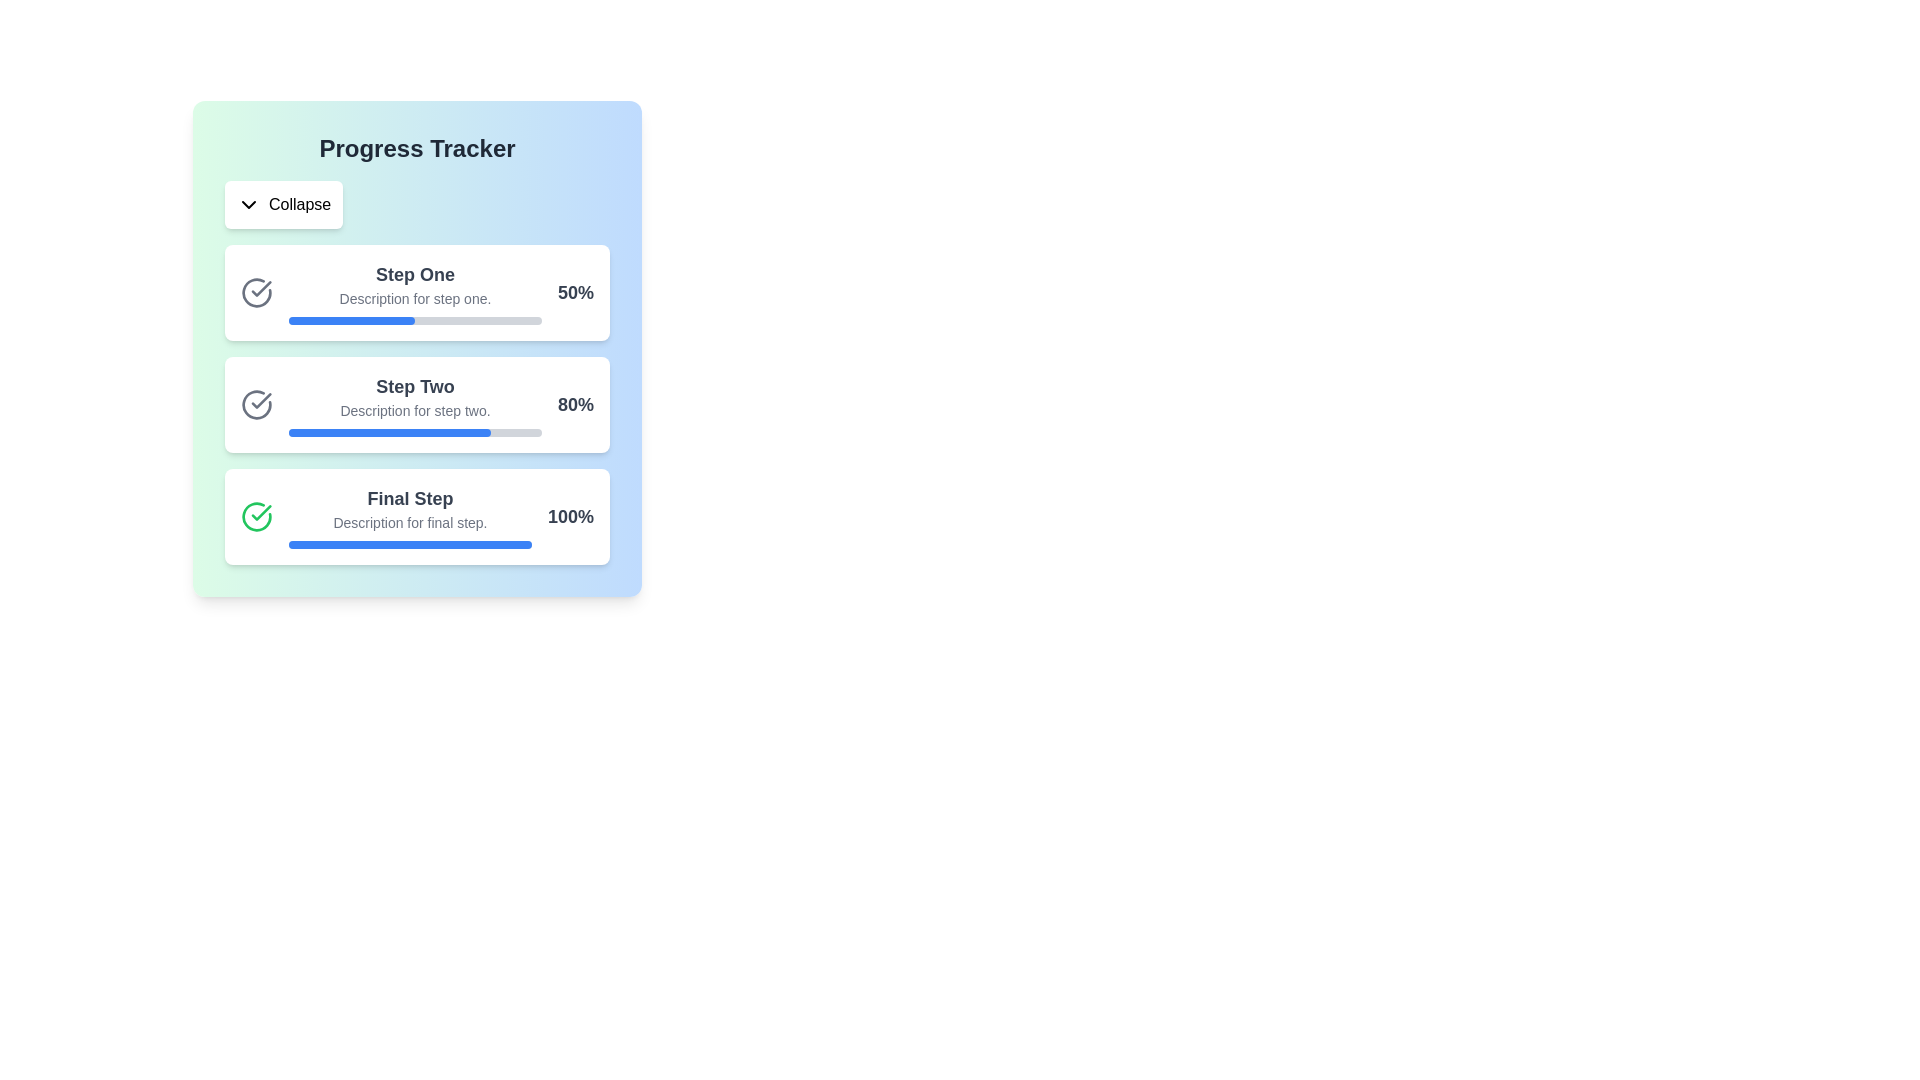 Image resolution: width=1920 pixels, height=1080 pixels. Describe the element at coordinates (409, 522) in the screenshot. I see `the explanatory text label for the 'Final Step' section, which is located below the 'Final Step' heading and to the left of the progress percentage` at that location.